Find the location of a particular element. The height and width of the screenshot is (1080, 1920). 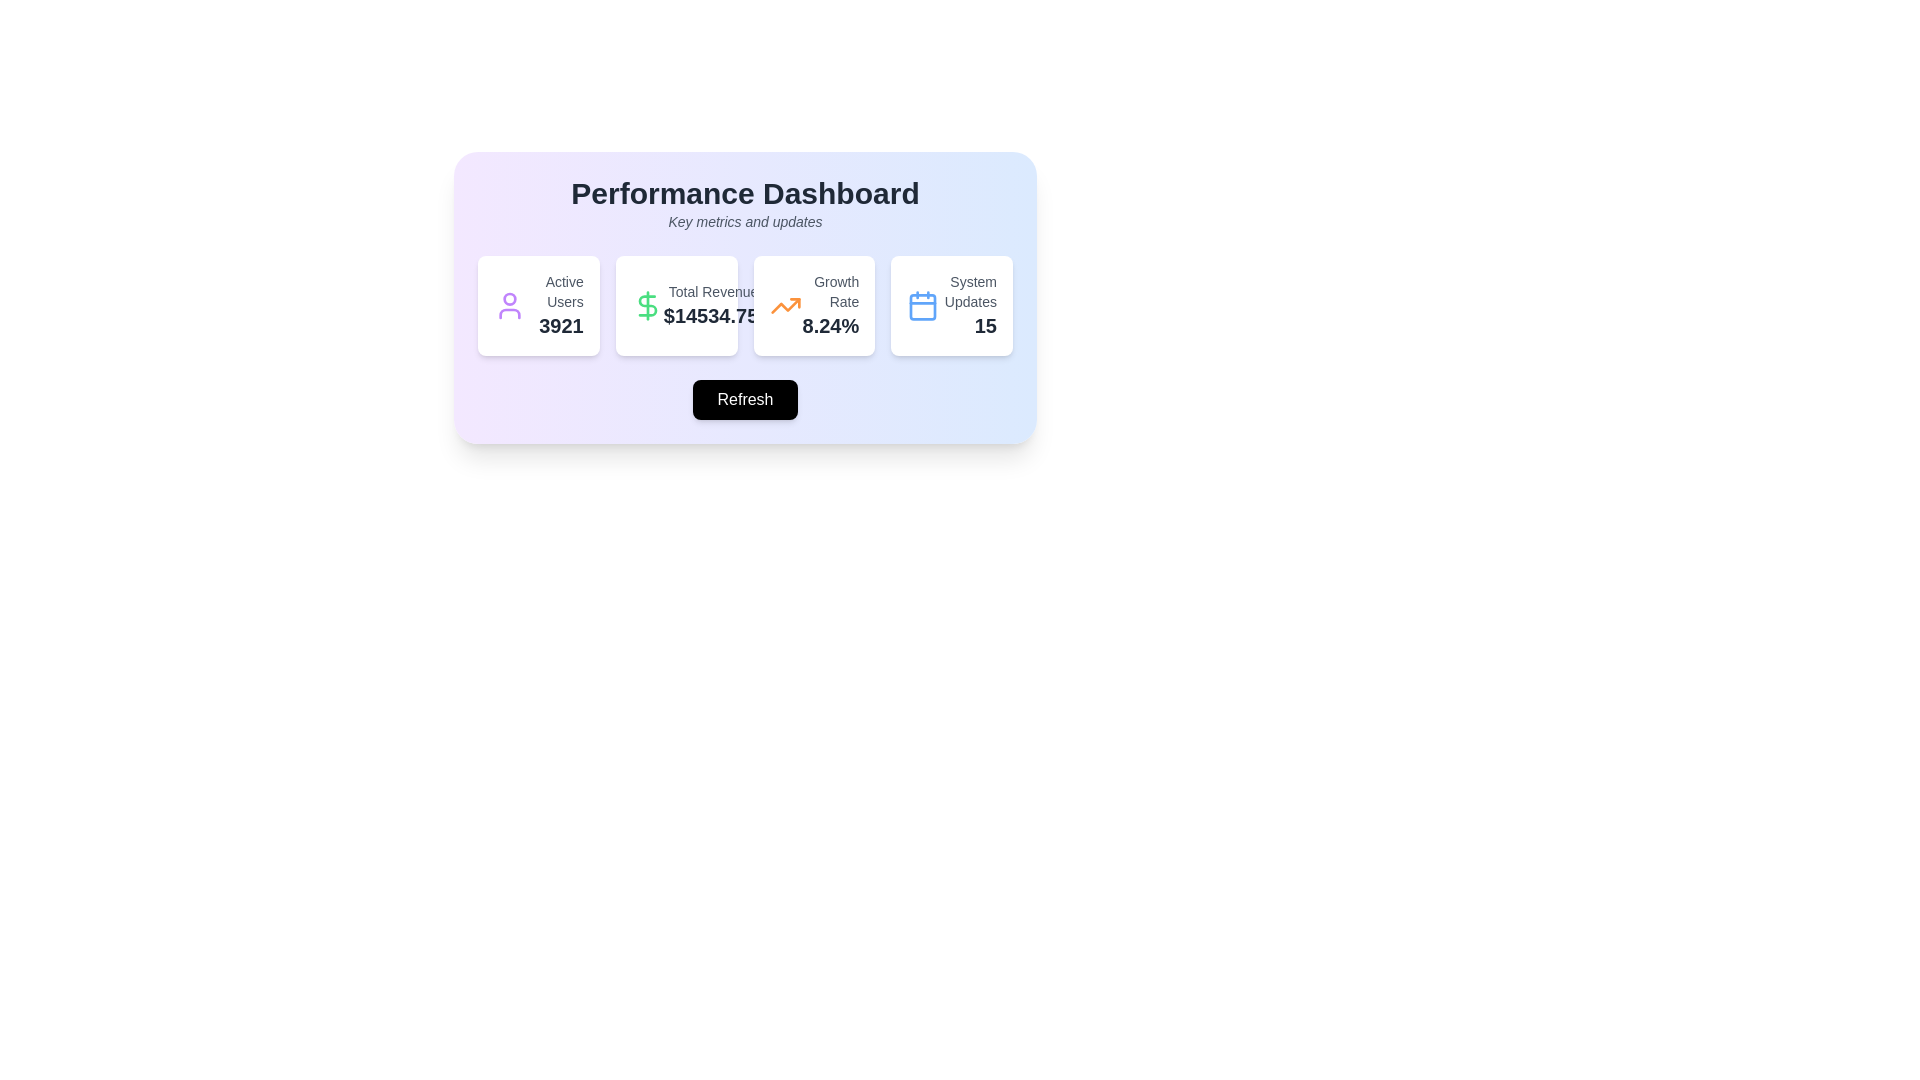

text label 'Growth Rate' located above the larger percentage '8.24%' within the statistics section of the third card from the left in the dashboard is located at coordinates (830, 292).